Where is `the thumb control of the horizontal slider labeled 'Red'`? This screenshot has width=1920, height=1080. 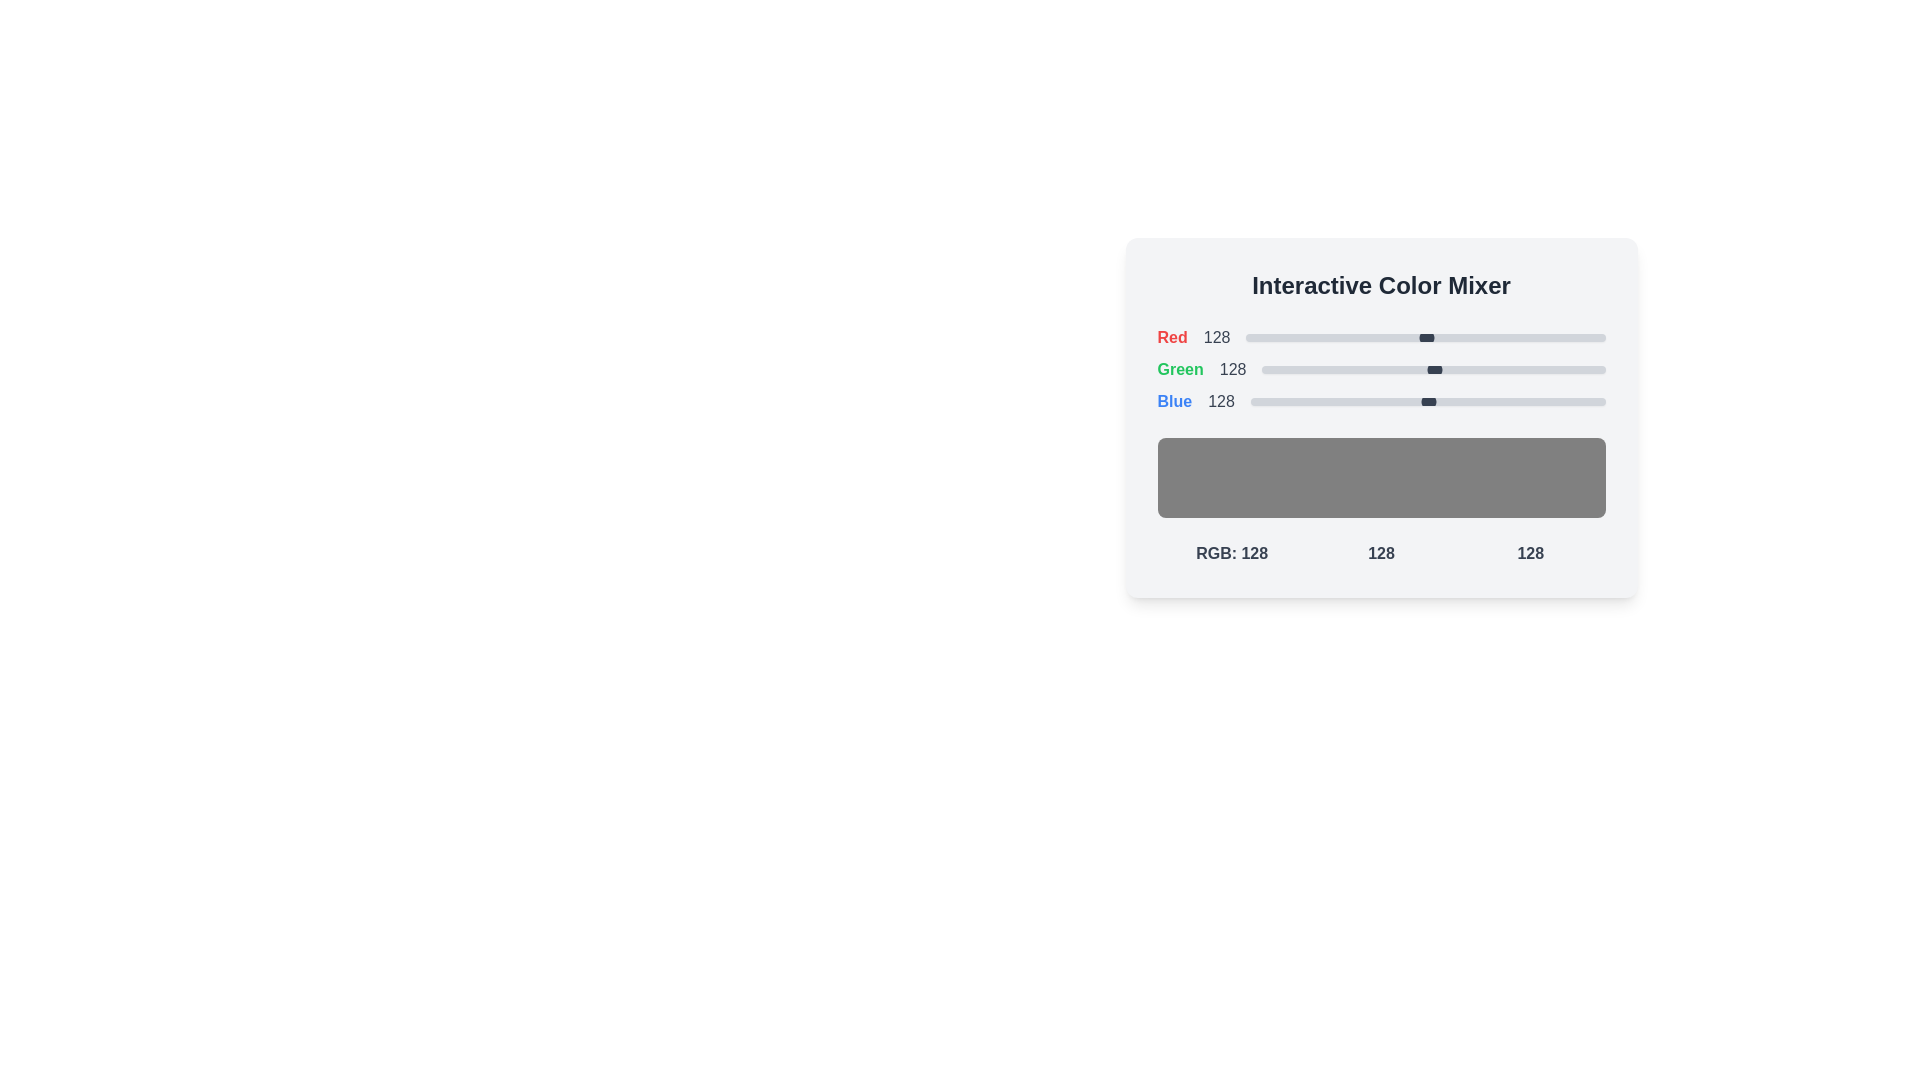 the thumb control of the horizontal slider labeled 'Red' is located at coordinates (1424, 337).